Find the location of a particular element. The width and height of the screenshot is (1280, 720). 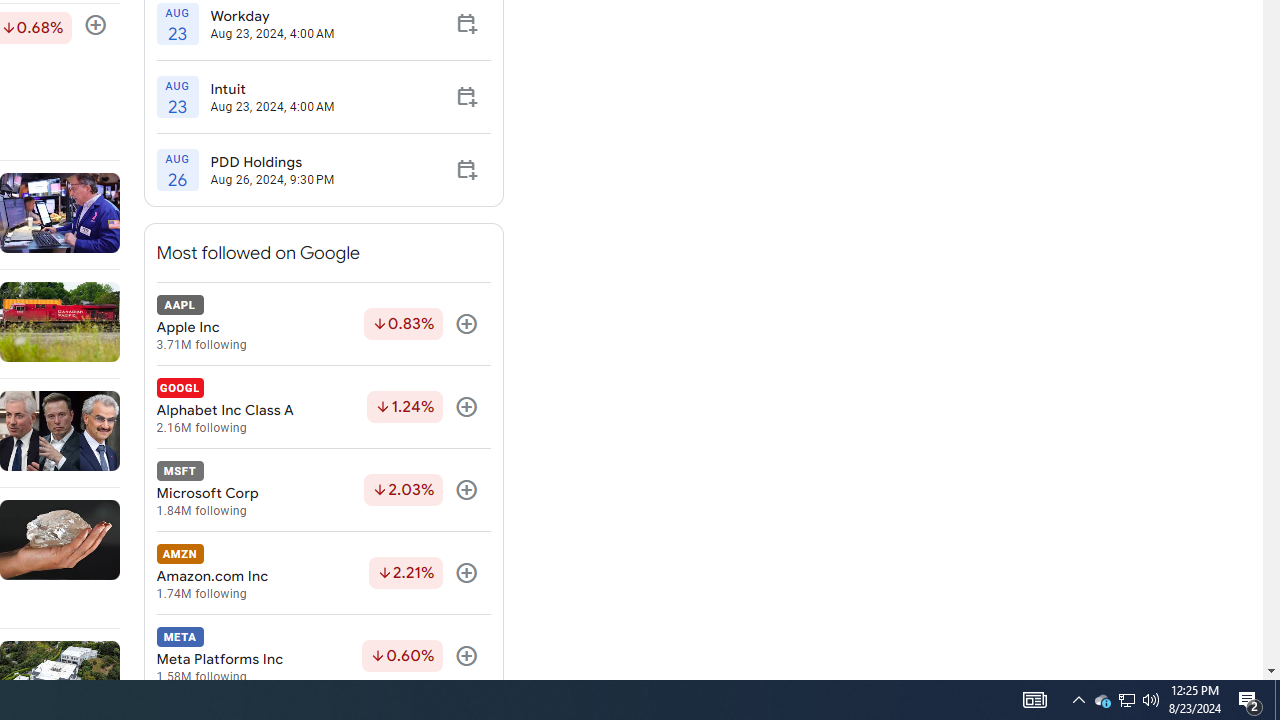

'Intuit' is located at coordinates (271, 88).